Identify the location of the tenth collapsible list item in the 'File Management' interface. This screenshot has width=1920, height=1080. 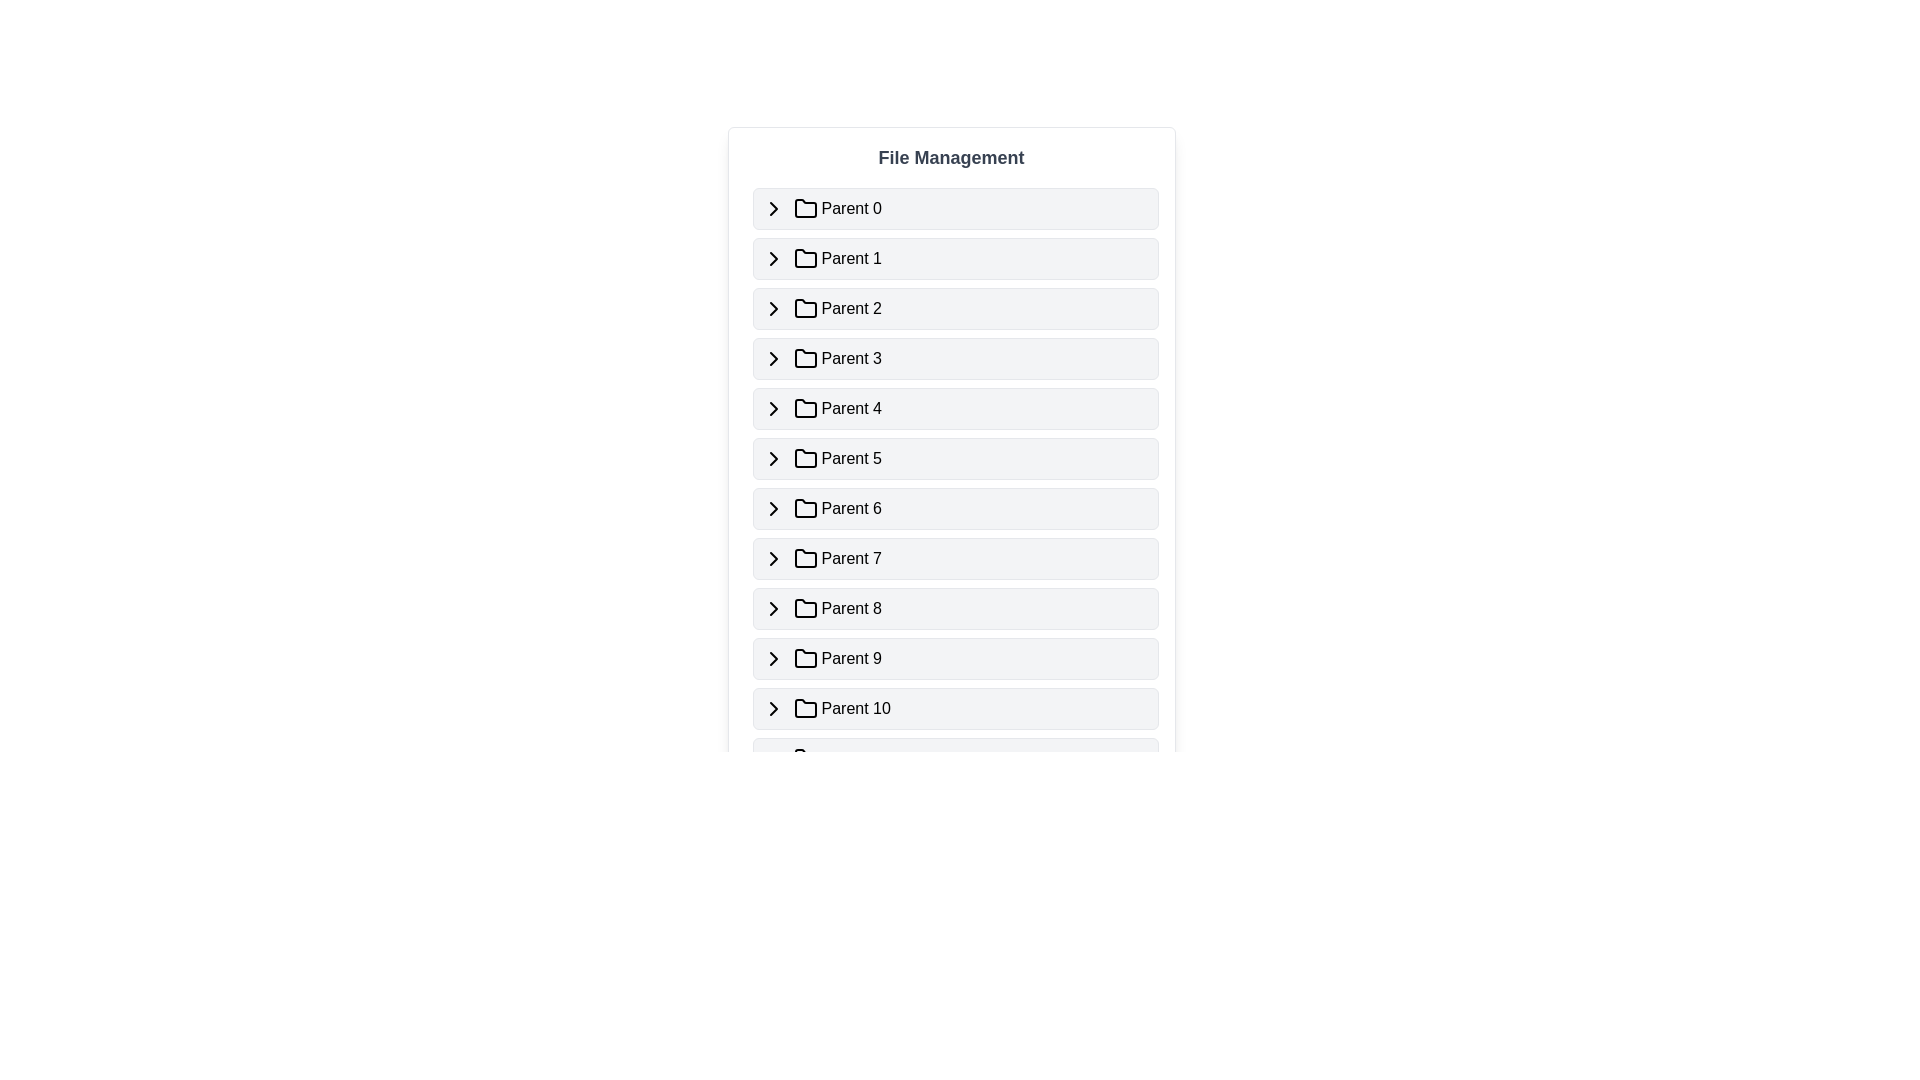
(954, 659).